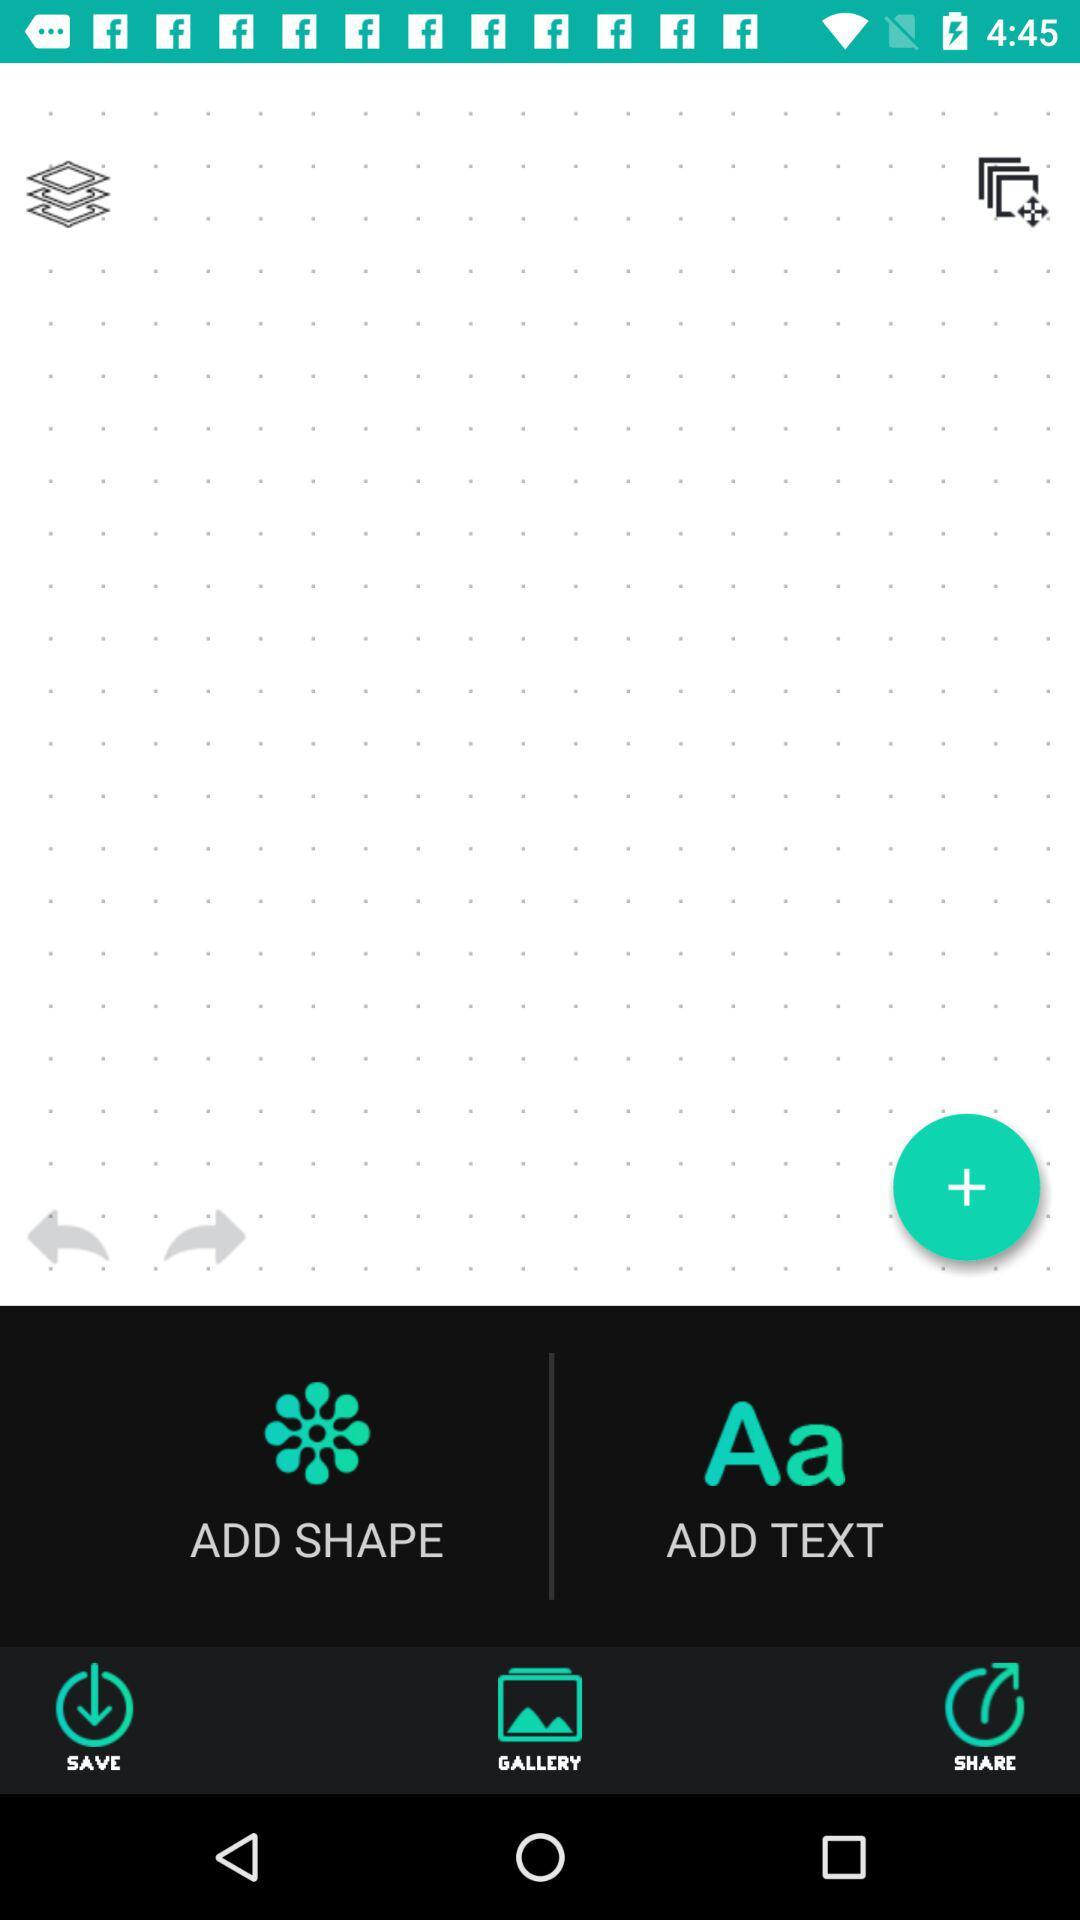  What do you see at coordinates (204, 1236) in the screenshot?
I see `go forward` at bounding box center [204, 1236].